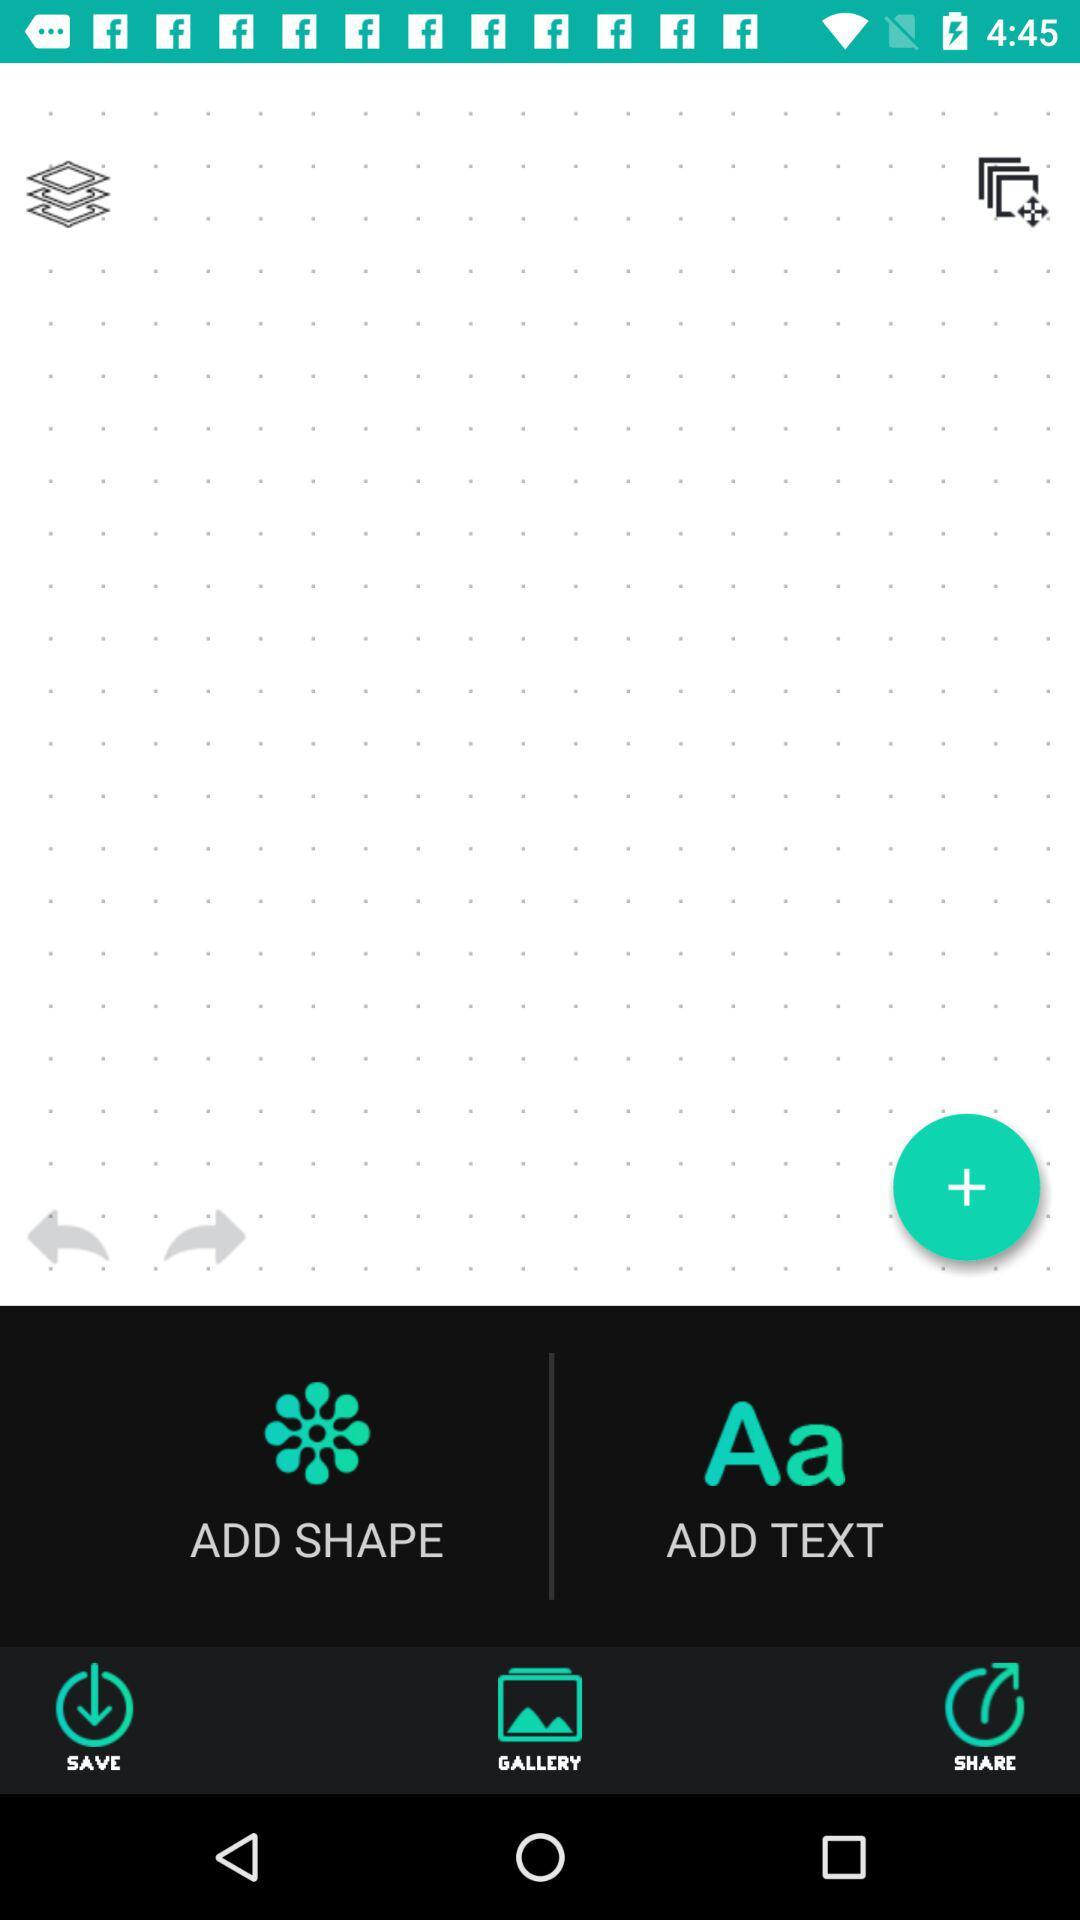  What do you see at coordinates (204, 1236) in the screenshot?
I see `go forward` at bounding box center [204, 1236].